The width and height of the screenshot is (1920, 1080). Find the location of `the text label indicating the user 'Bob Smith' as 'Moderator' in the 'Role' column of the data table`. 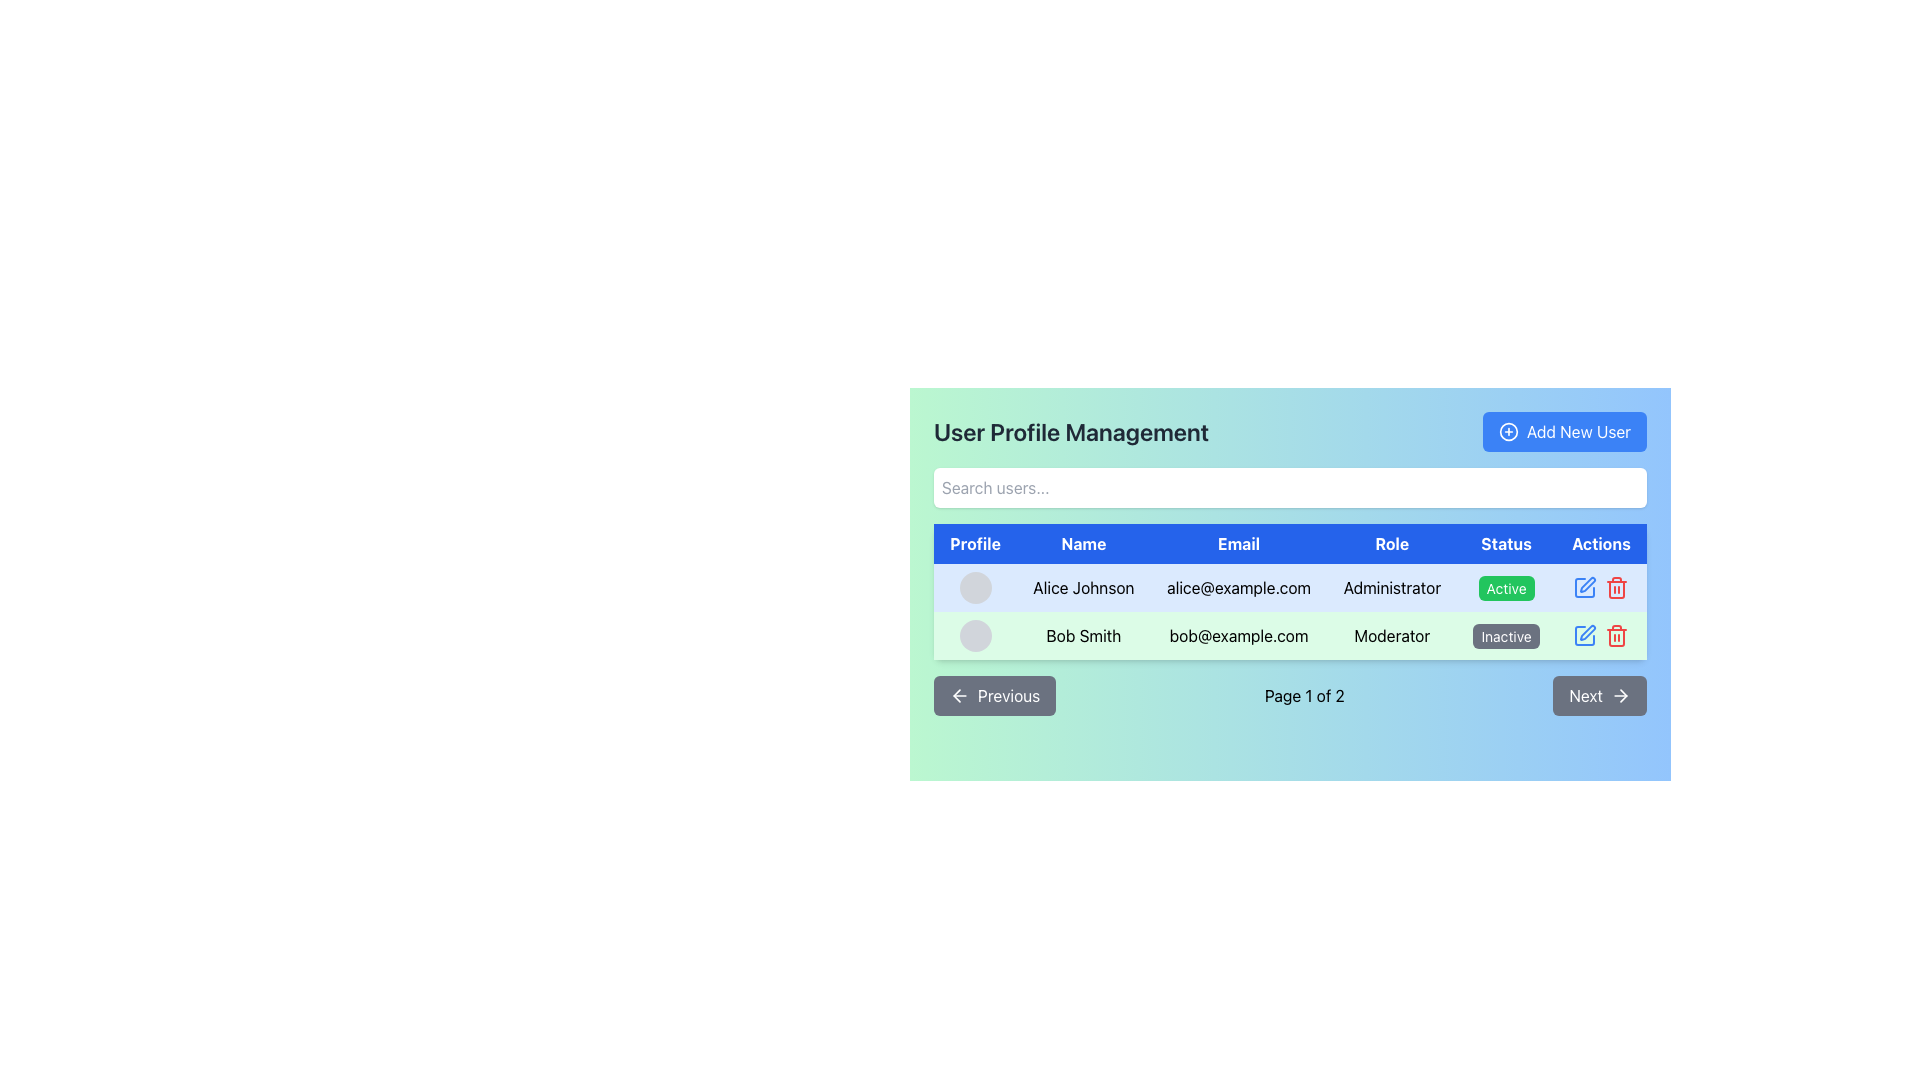

the text label indicating the user 'Bob Smith' as 'Moderator' in the 'Role' column of the data table is located at coordinates (1391, 636).